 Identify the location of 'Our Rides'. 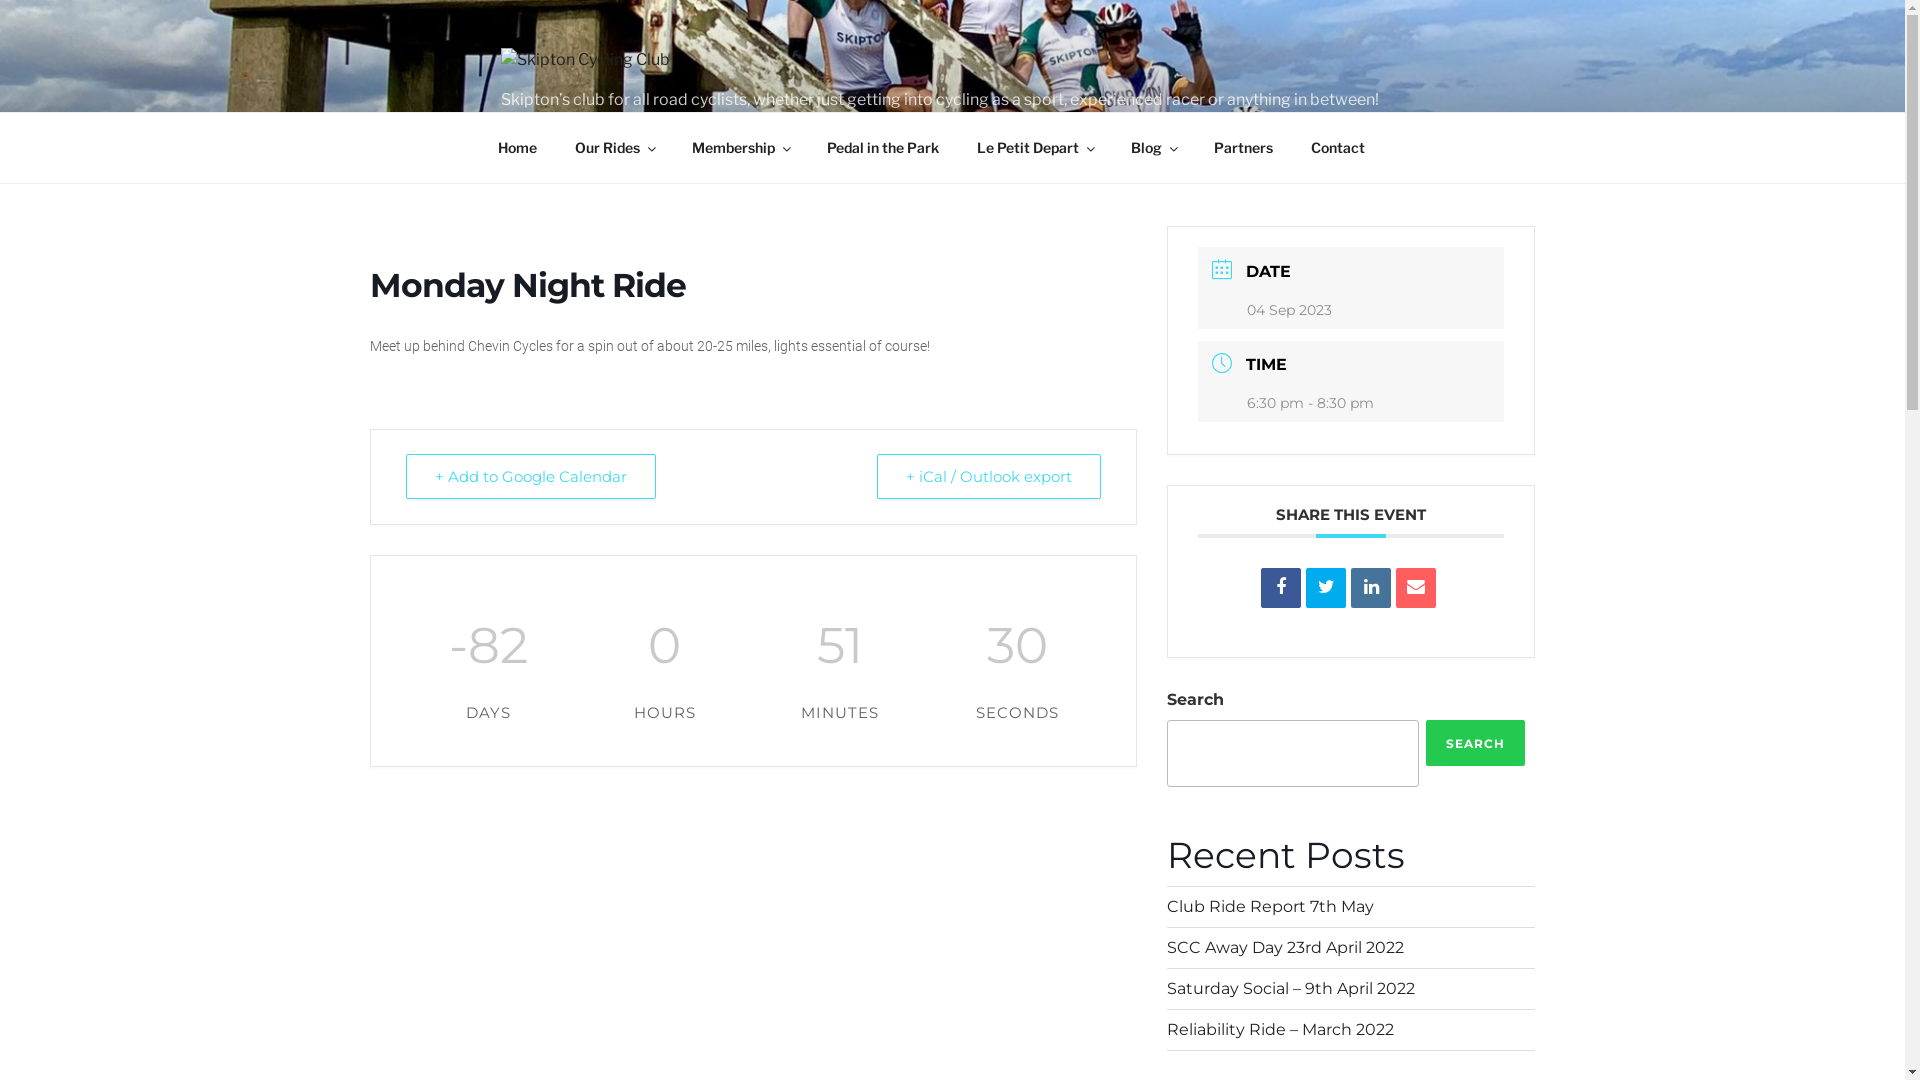
(613, 146).